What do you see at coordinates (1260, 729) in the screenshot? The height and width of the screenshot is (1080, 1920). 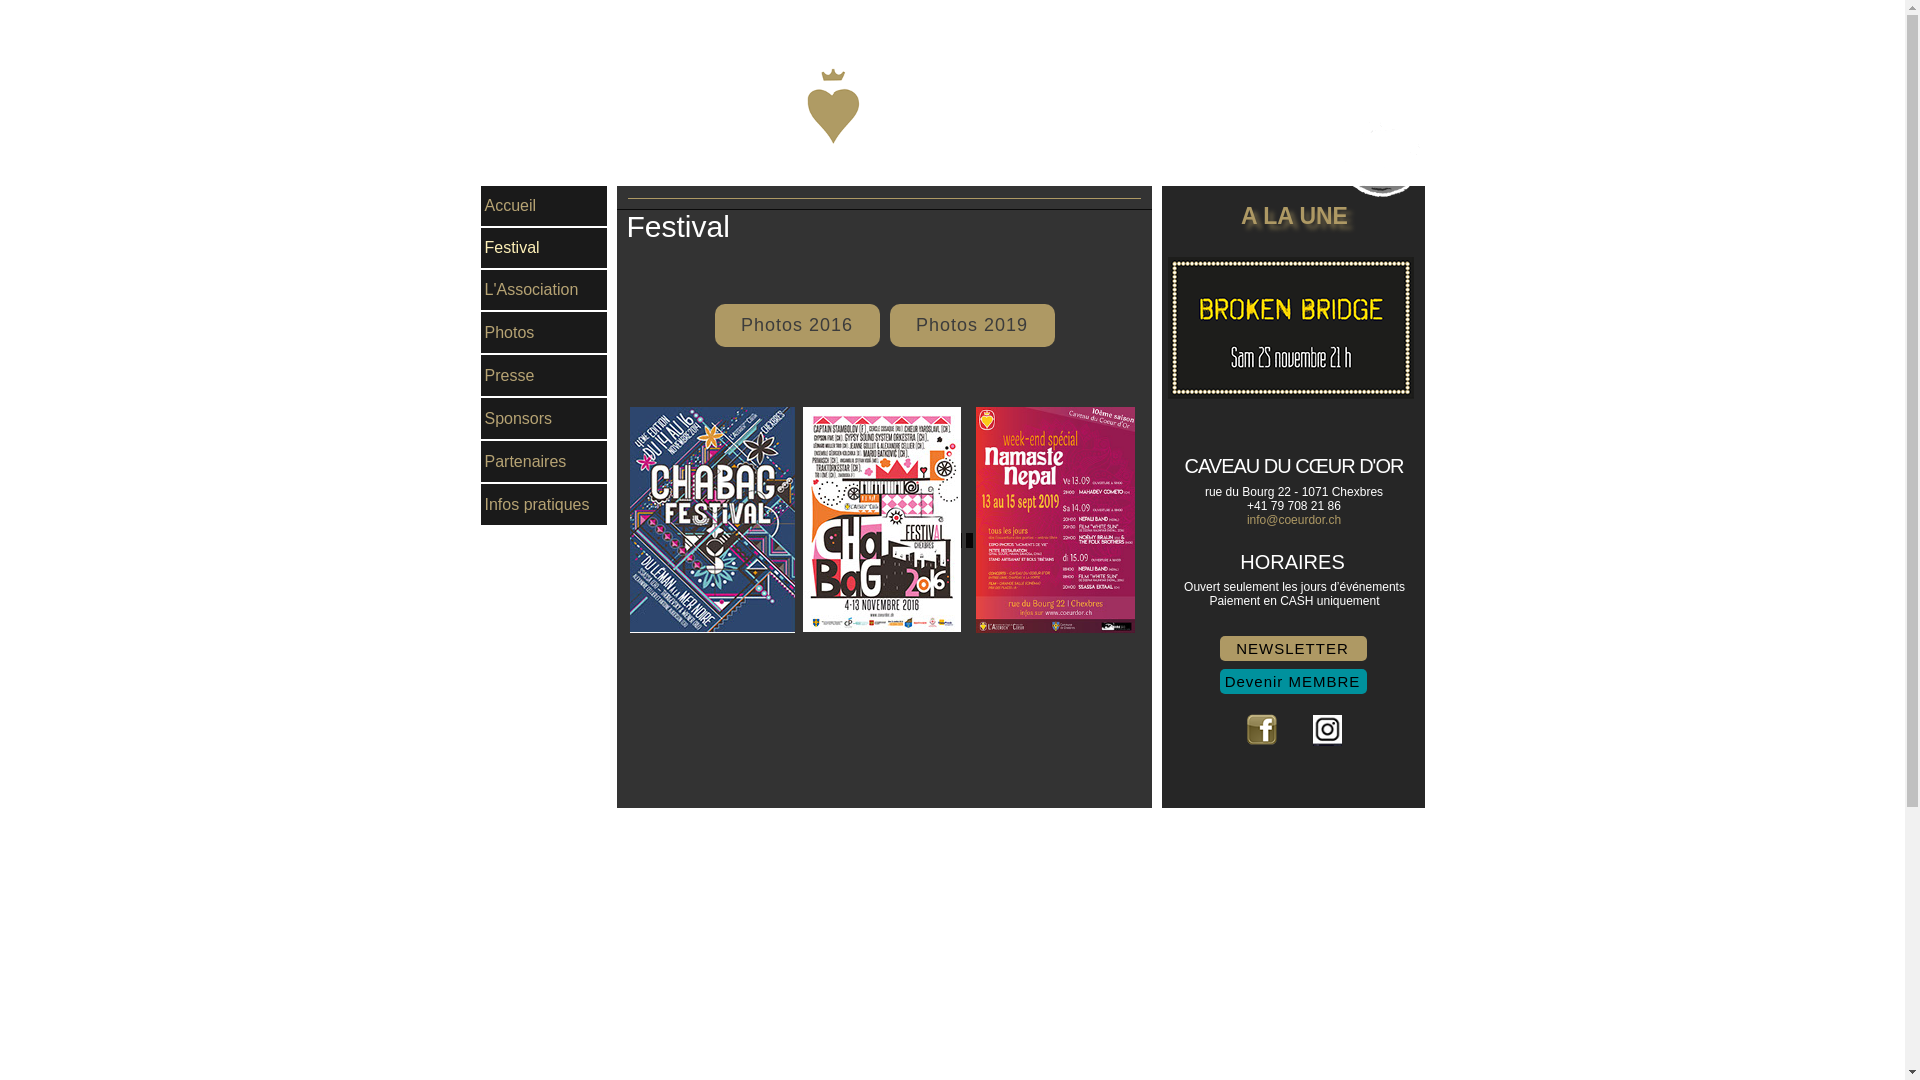 I see `'facebook'` at bounding box center [1260, 729].